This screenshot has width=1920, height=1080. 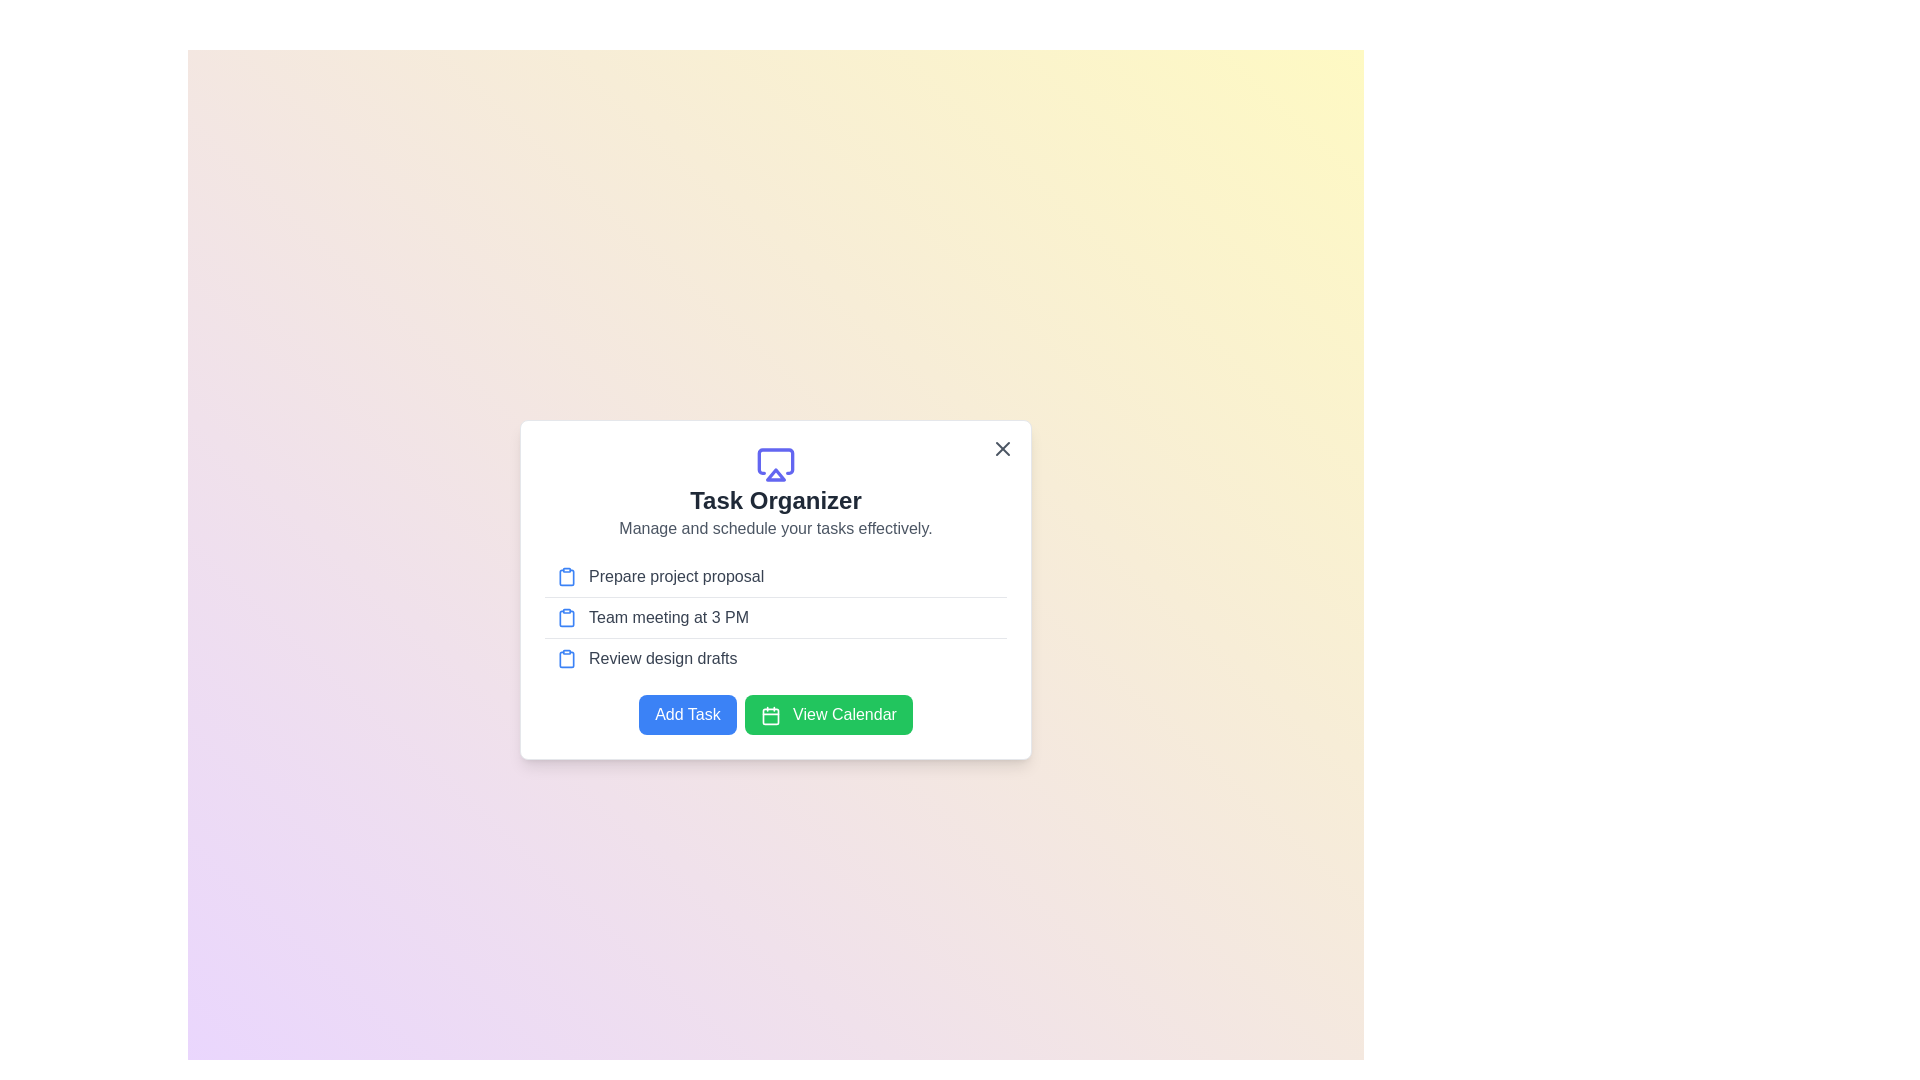 I want to click on the 'Add Task' button, so click(x=687, y=713).